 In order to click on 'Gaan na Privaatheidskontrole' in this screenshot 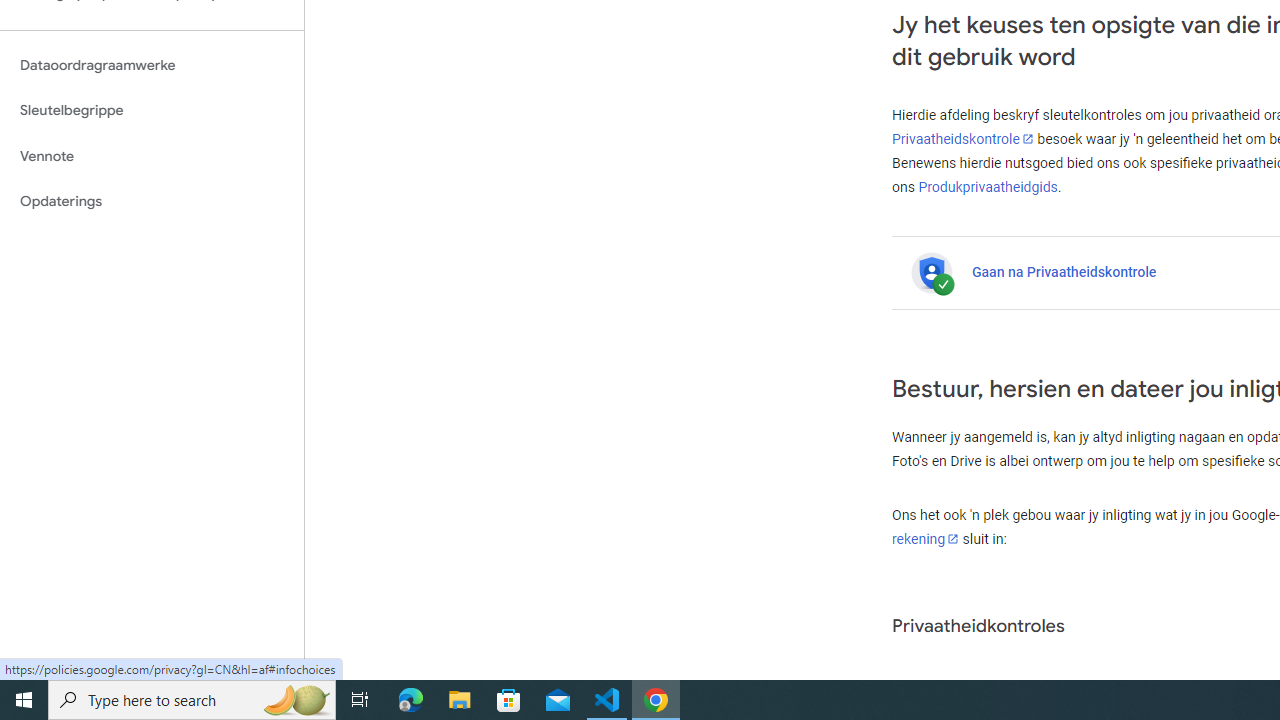, I will do `click(1063, 271)`.